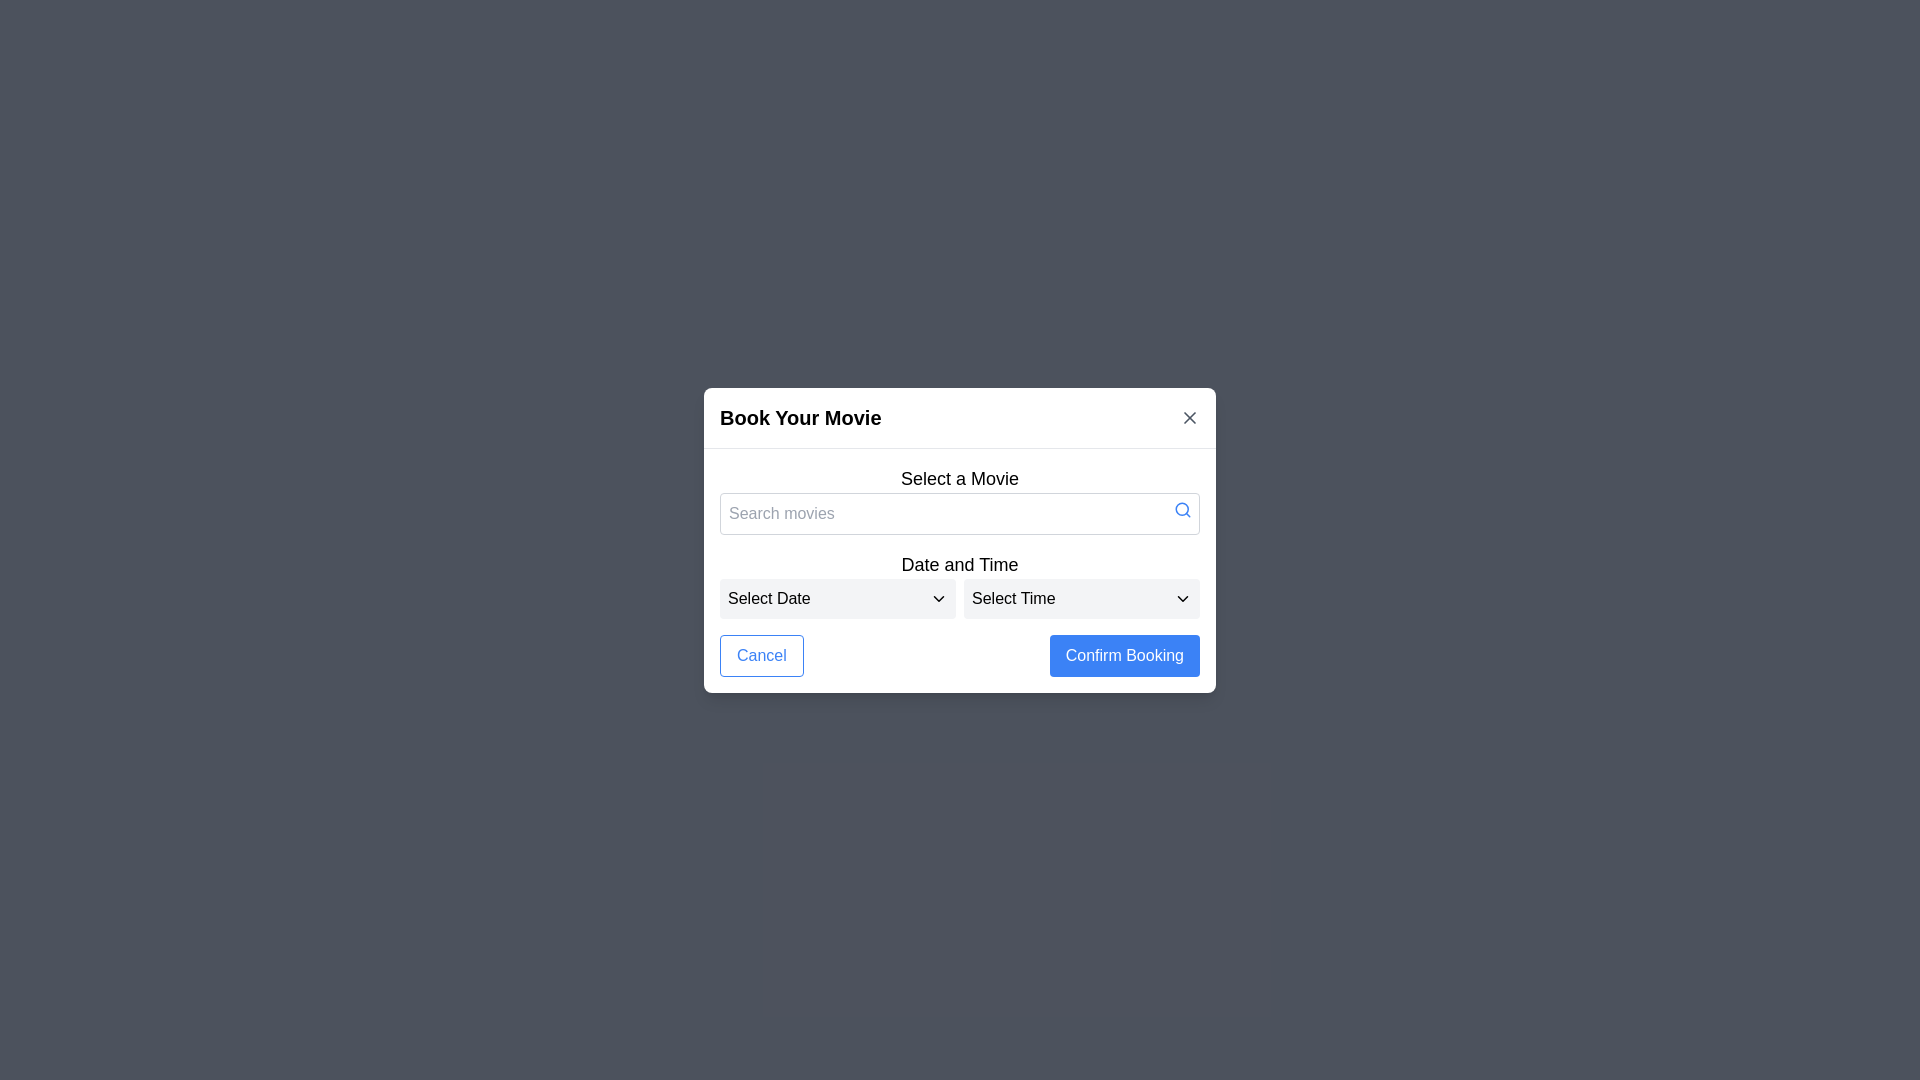  What do you see at coordinates (1182, 507) in the screenshot?
I see `the SVG circle element that is part of the search icon located at the top right corner of the 'Search movies' input field` at bounding box center [1182, 507].